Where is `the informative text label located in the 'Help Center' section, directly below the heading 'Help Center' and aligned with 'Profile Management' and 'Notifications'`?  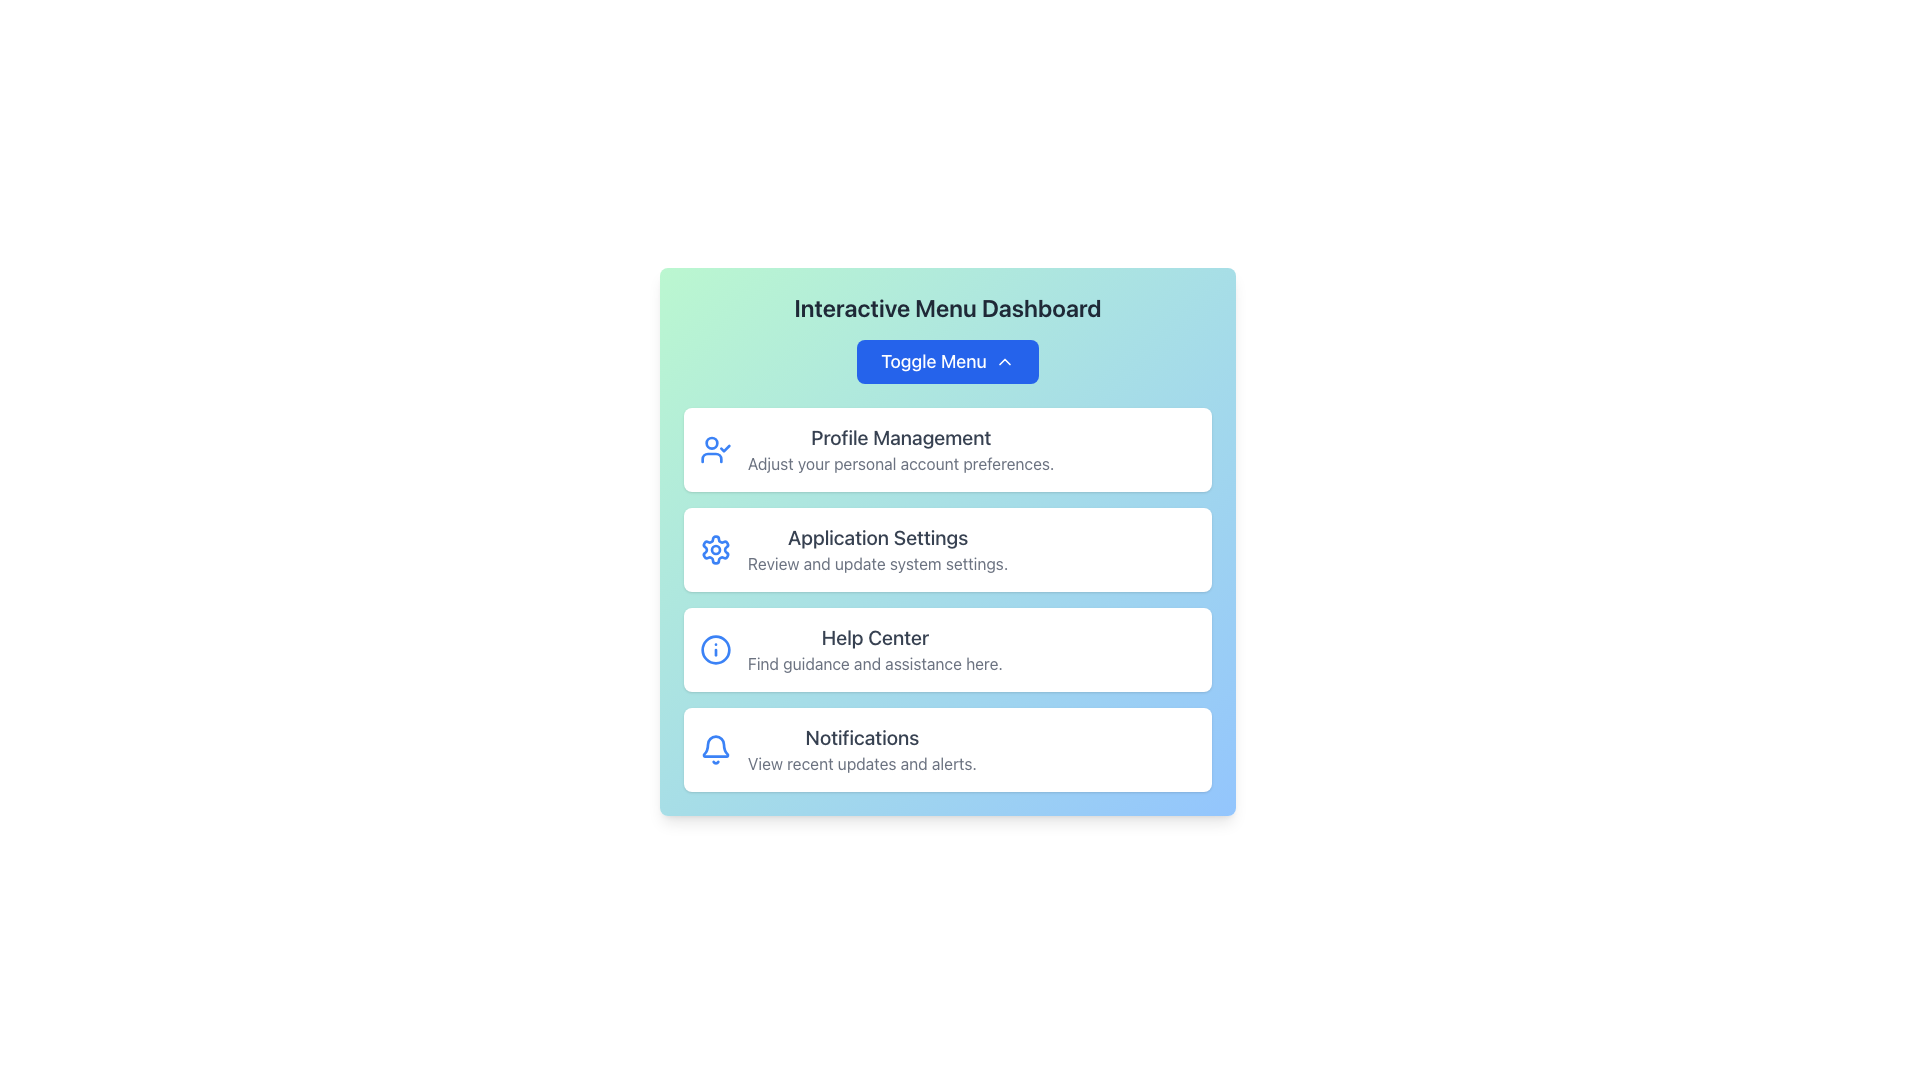
the informative text label located in the 'Help Center' section, directly below the heading 'Help Center' and aligned with 'Profile Management' and 'Notifications' is located at coordinates (875, 663).